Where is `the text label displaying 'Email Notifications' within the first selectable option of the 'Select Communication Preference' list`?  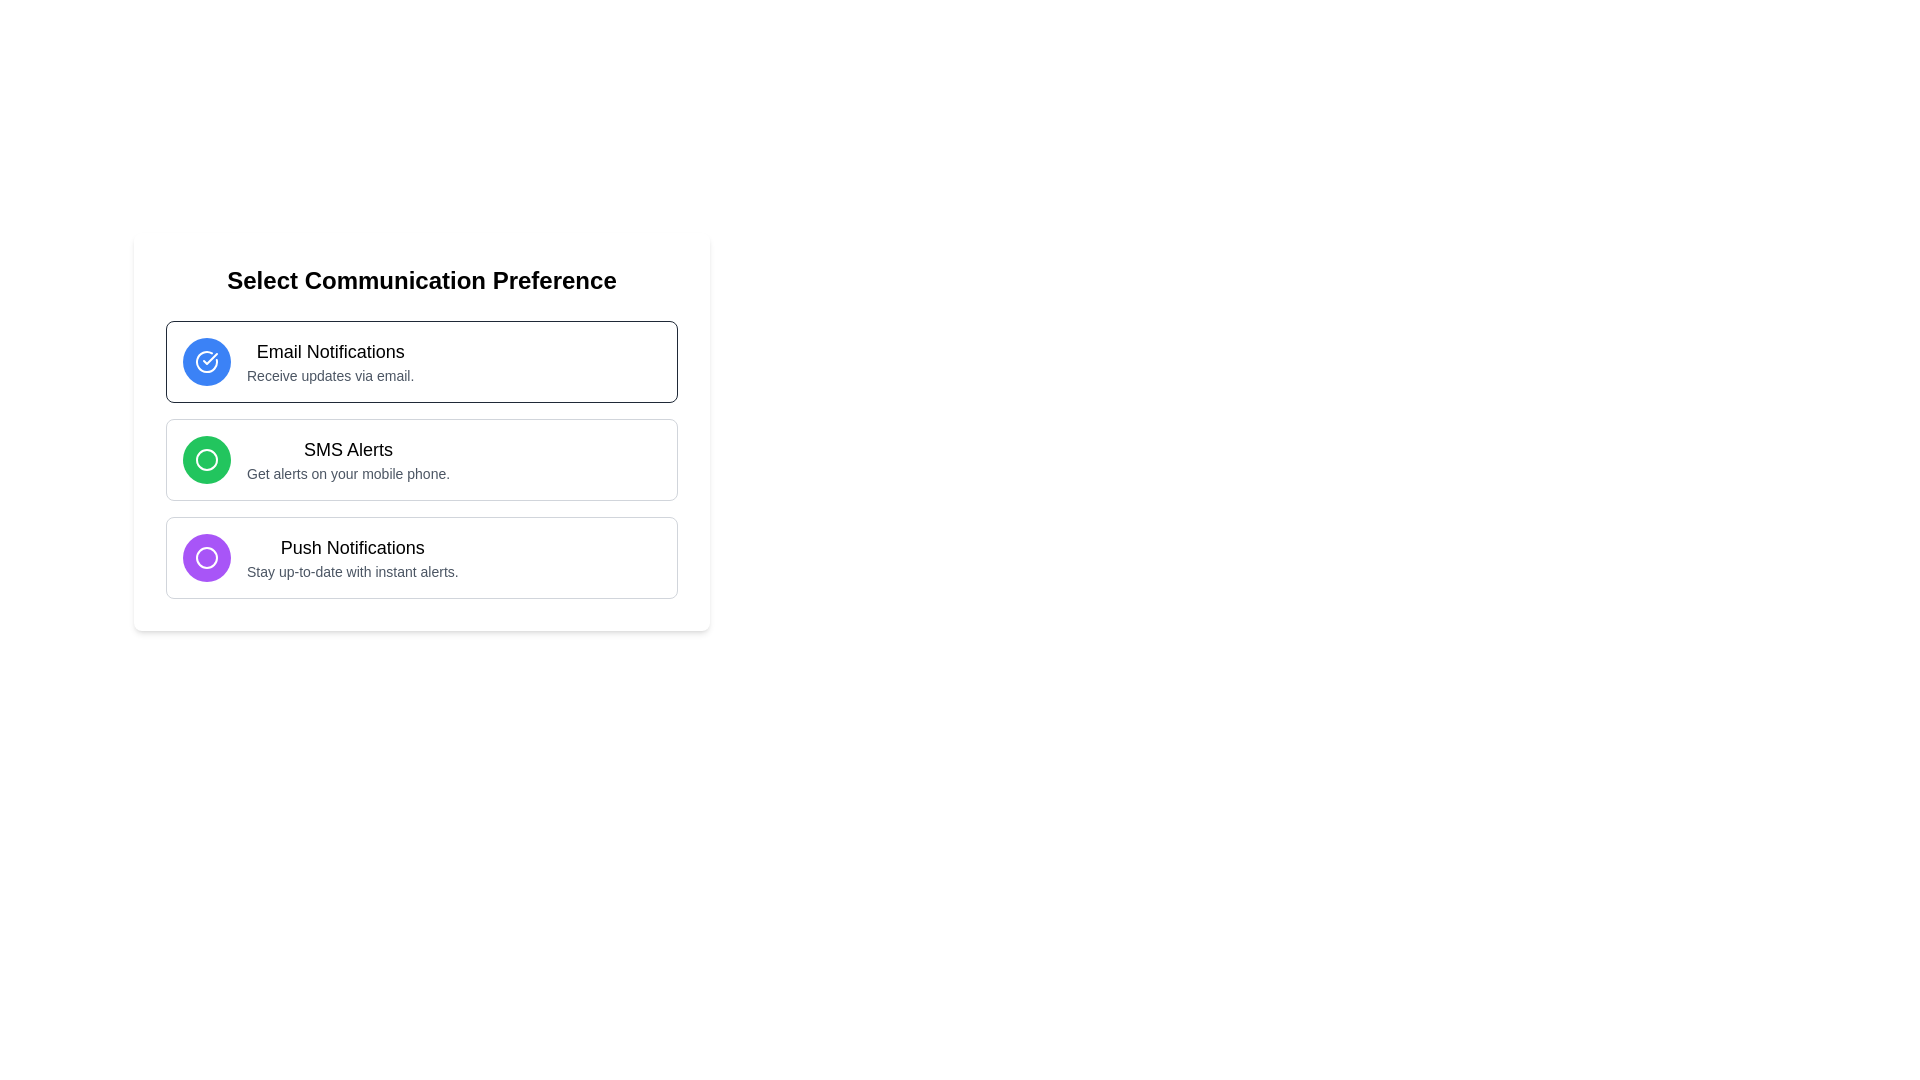 the text label displaying 'Email Notifications' within the first selectable option of the 'Select Communication Preference' list is located at coordinates (330, 362).